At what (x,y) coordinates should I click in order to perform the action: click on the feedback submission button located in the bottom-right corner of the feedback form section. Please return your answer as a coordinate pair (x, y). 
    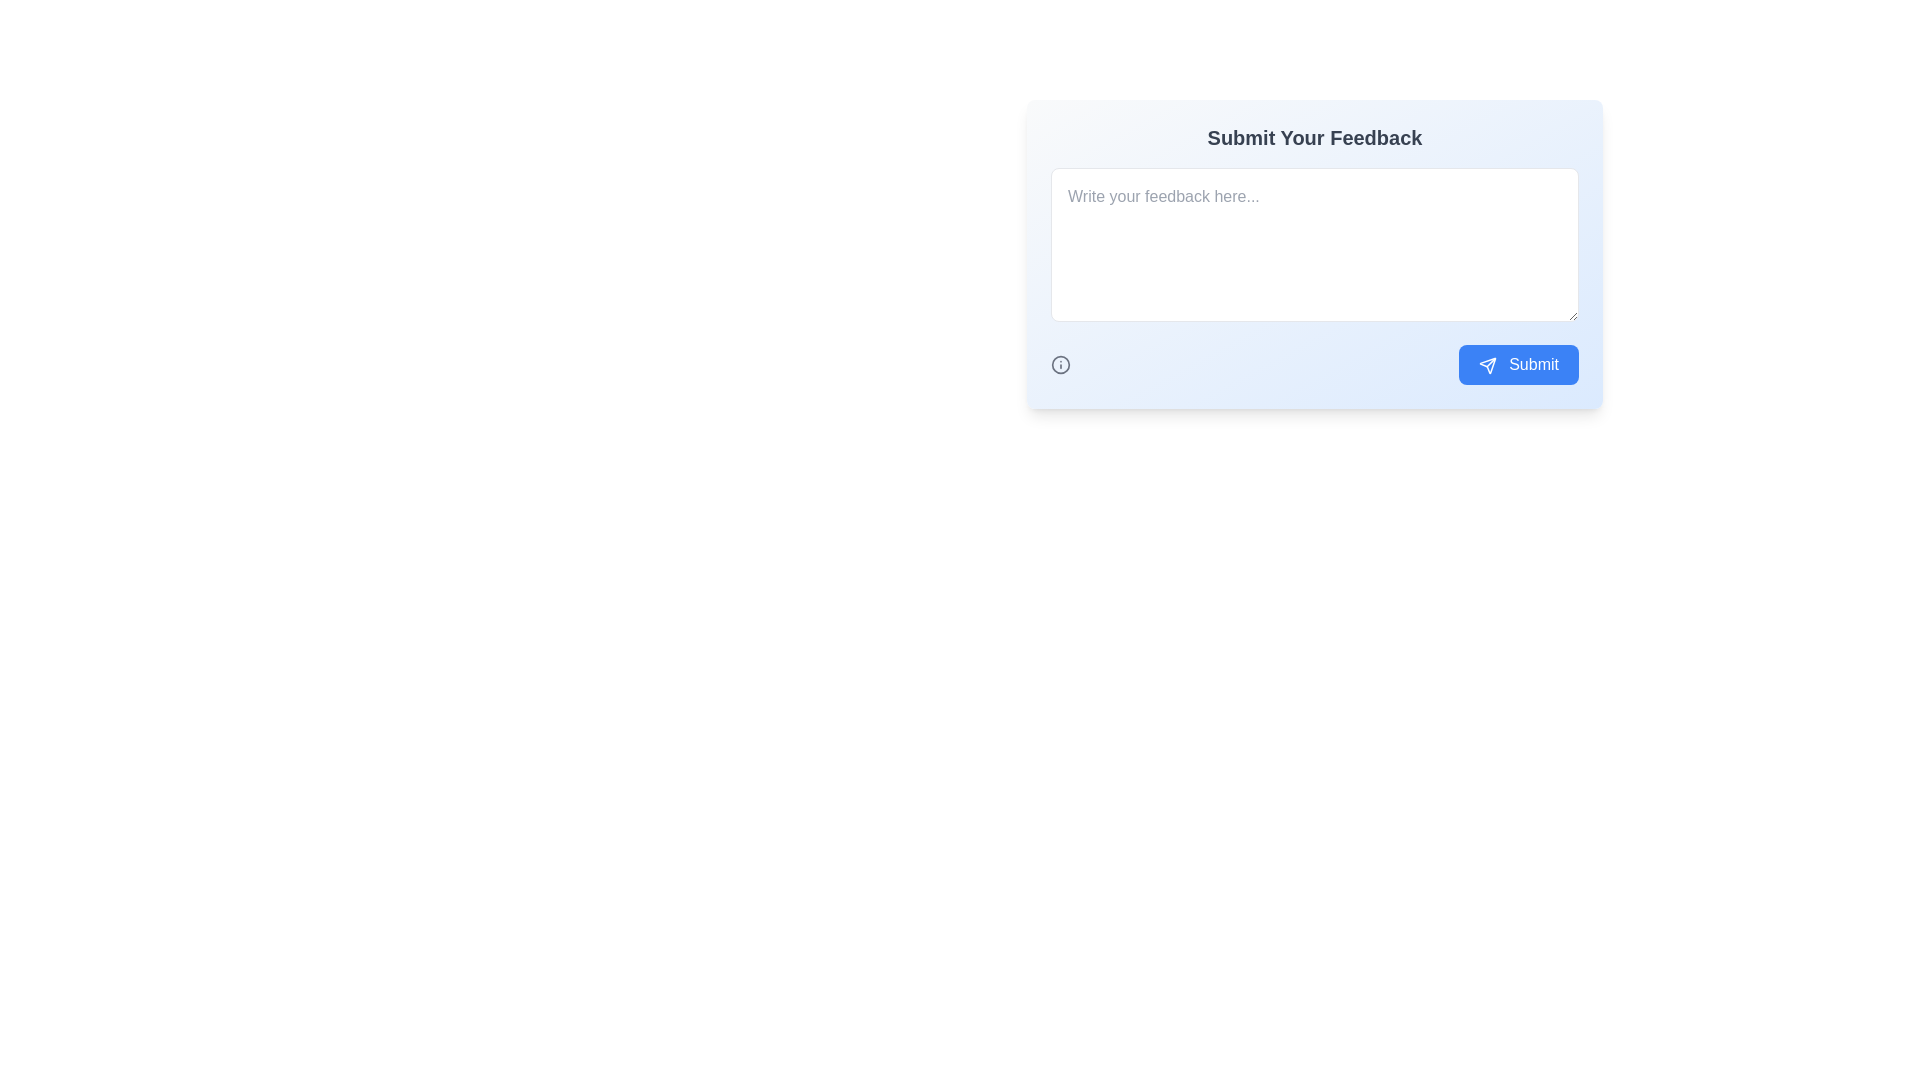
    Looking at the image, I should click on (1518, 365).